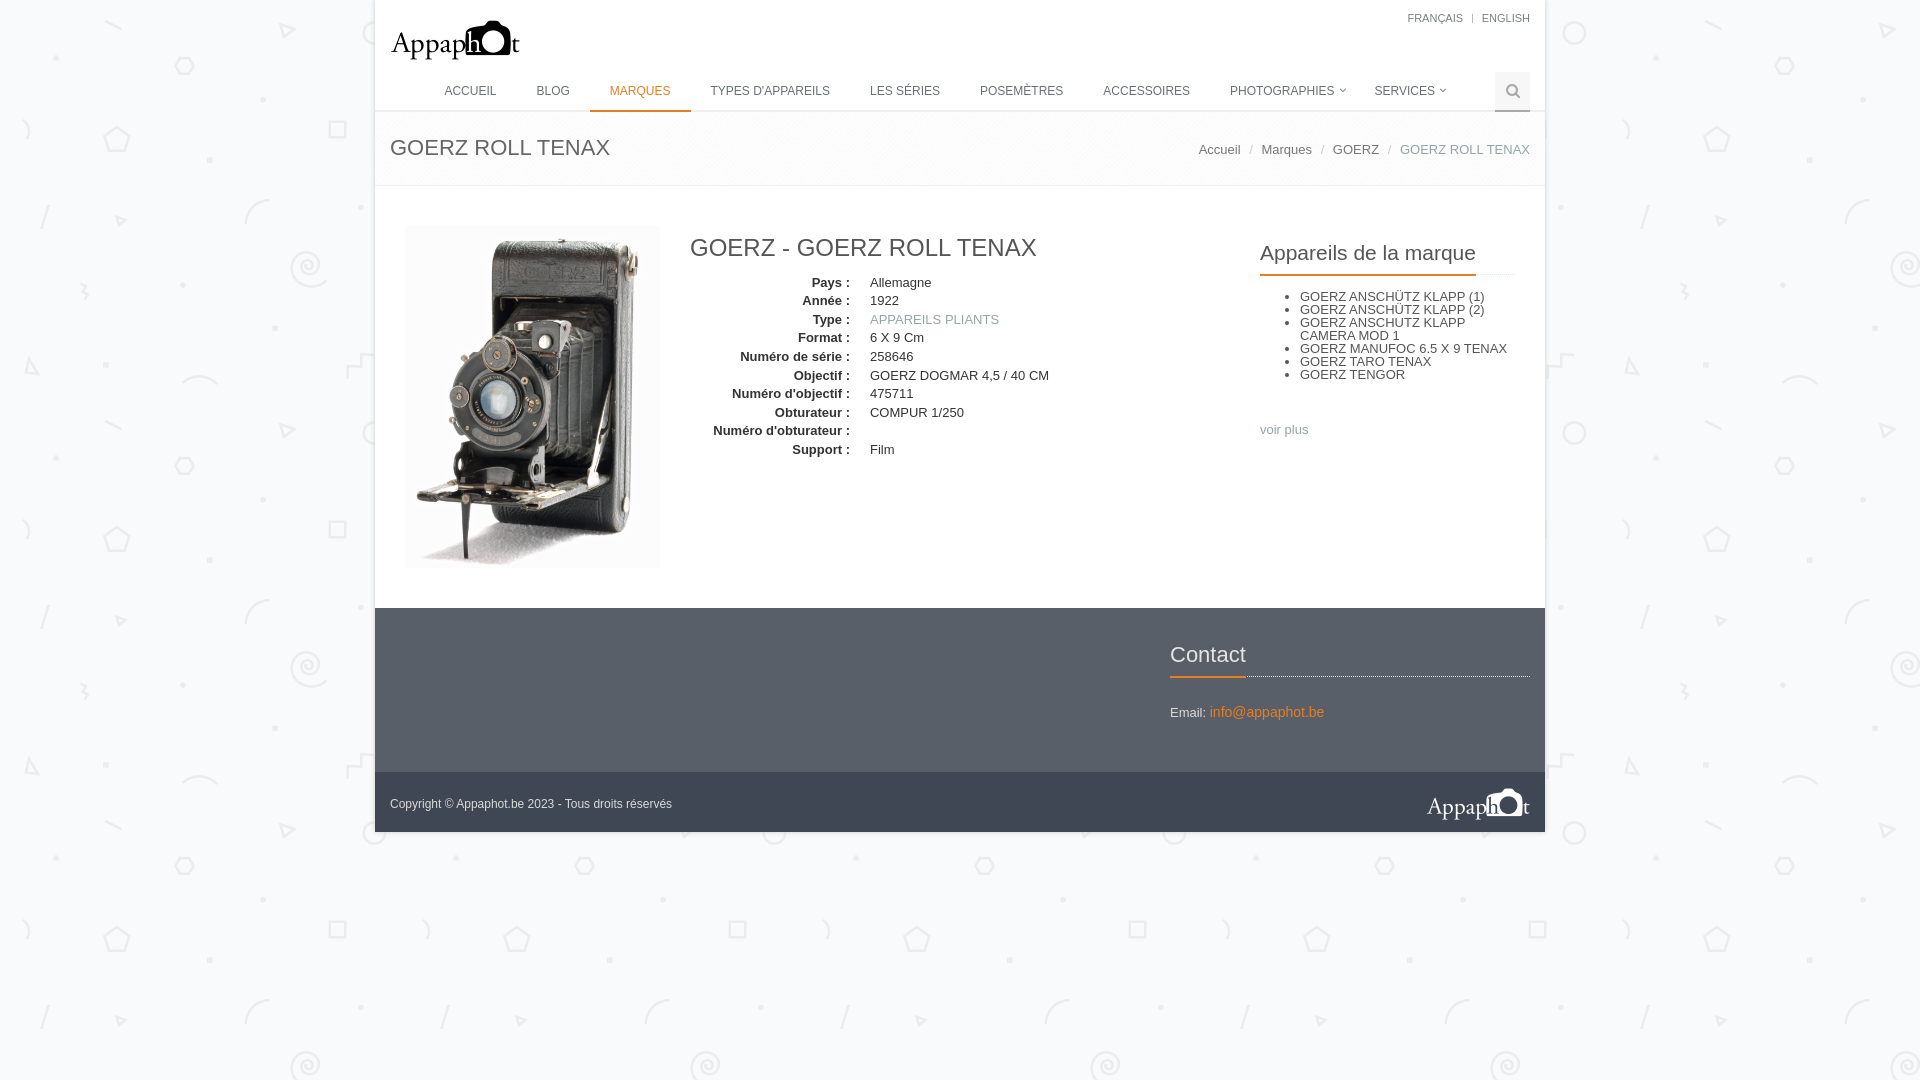 This screenshot has width=1920, height=1080. Describe the element at coordinates (1208, 92) in the screenshot. I see `'PHOTOGRAPHIES'` at that location.